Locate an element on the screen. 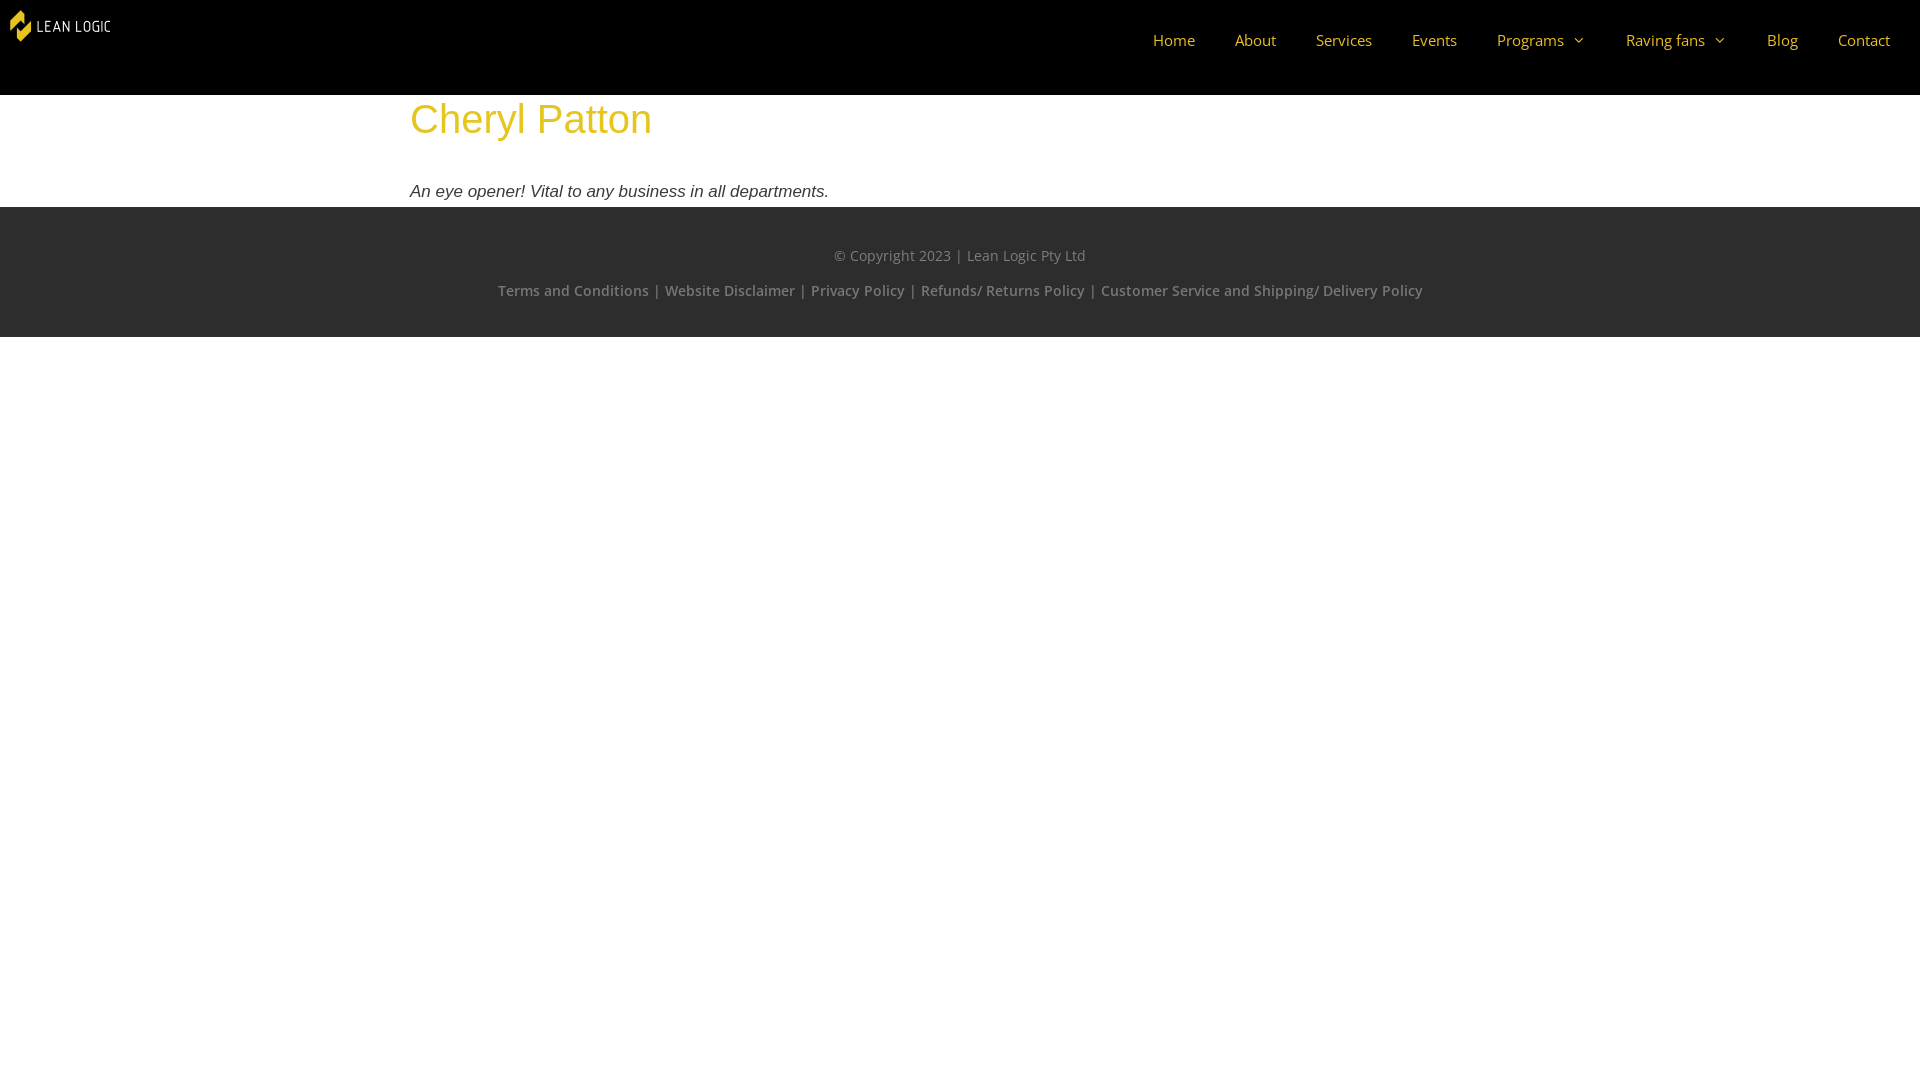 Image resolution: width=1920 pixels, height=1080 pixels. 'Refunds/ Returns Policy' is located at coordinates (919, 290).